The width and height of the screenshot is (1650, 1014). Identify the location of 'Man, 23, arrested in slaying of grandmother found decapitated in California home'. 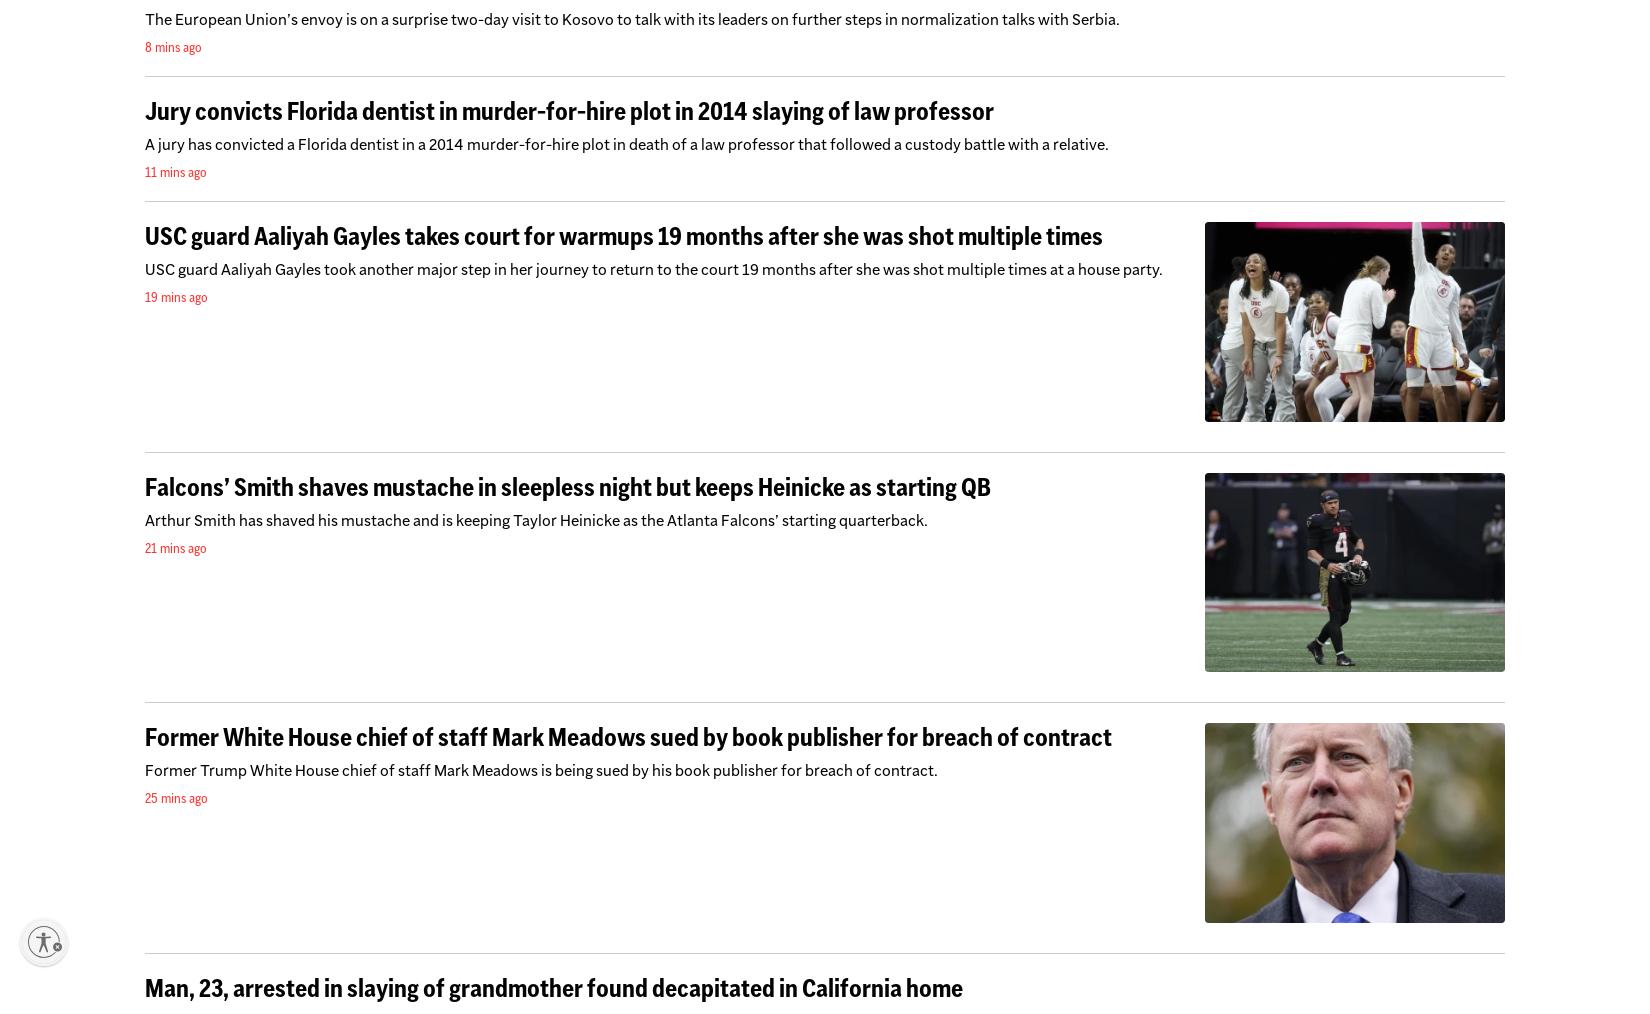
(553, 988).